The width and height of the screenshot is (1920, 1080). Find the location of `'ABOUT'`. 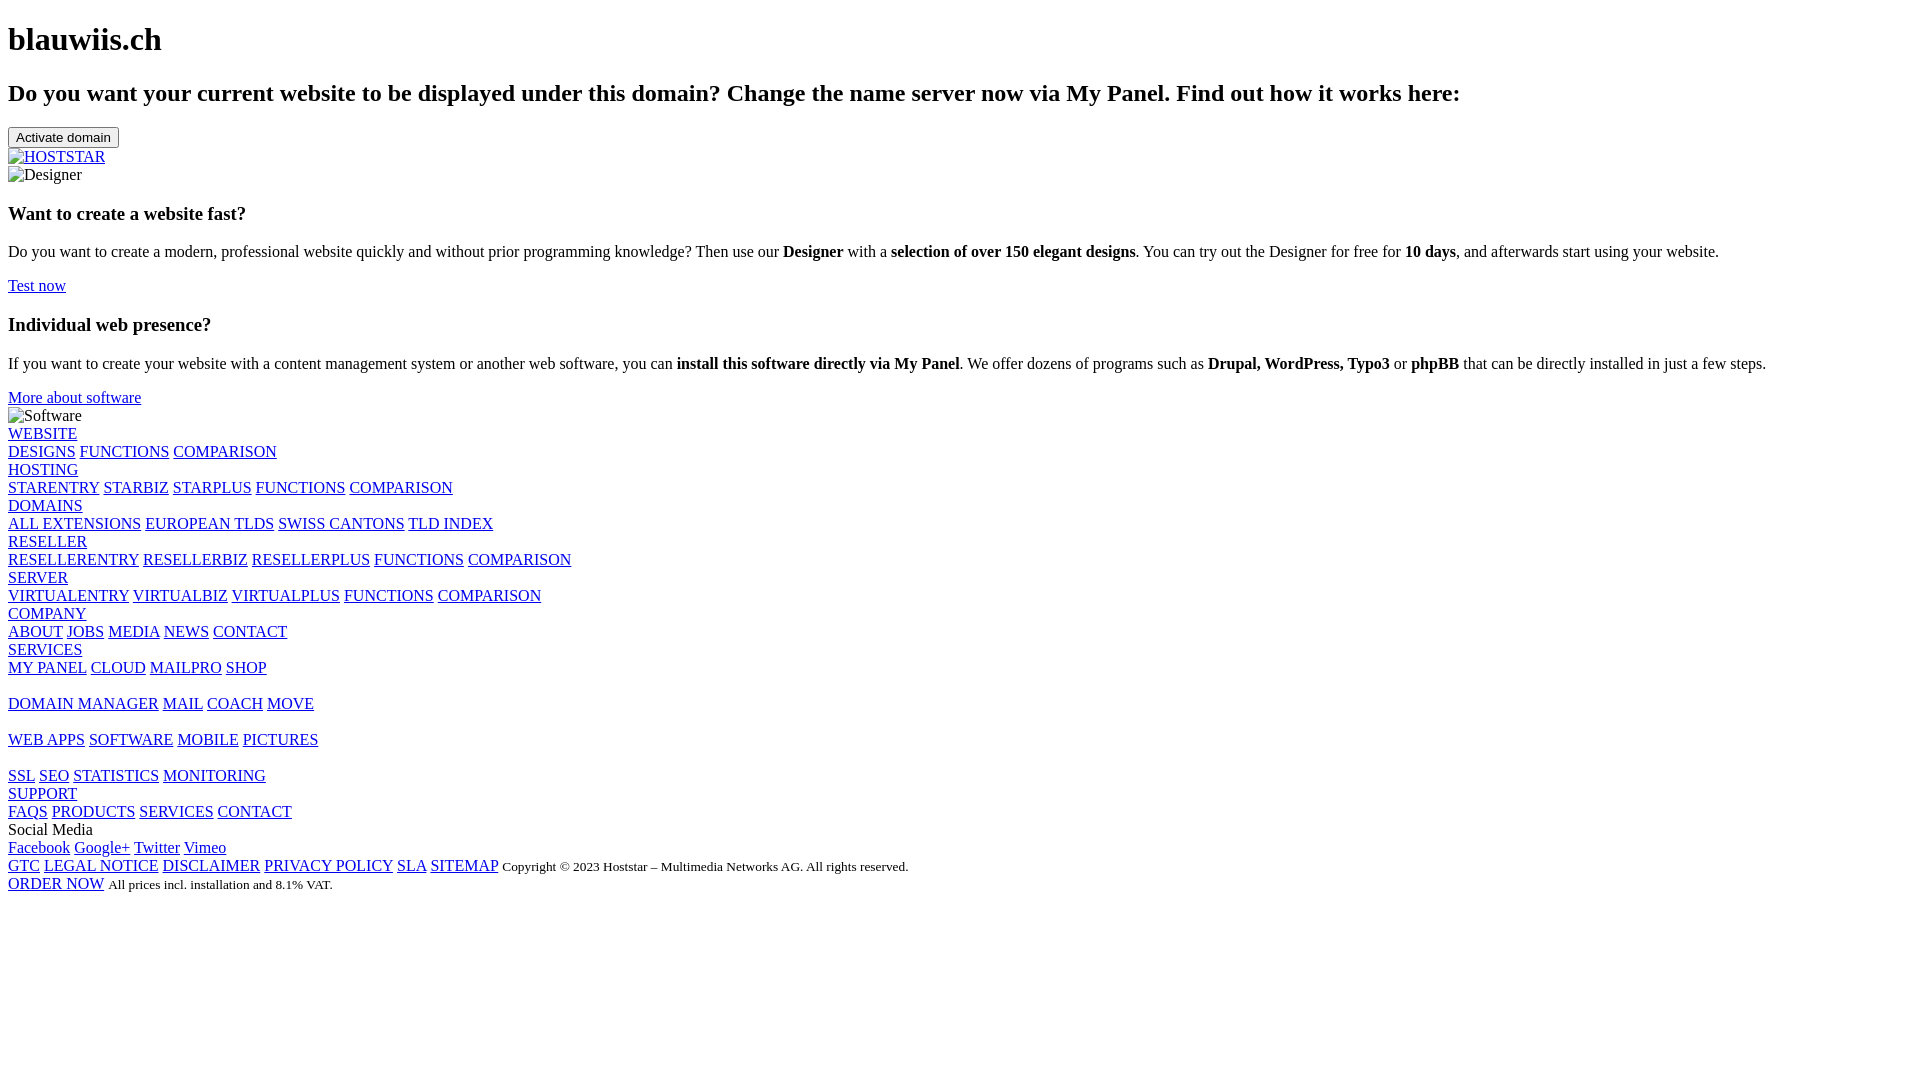

'ABOUT' is located at coordinates (35, 631).